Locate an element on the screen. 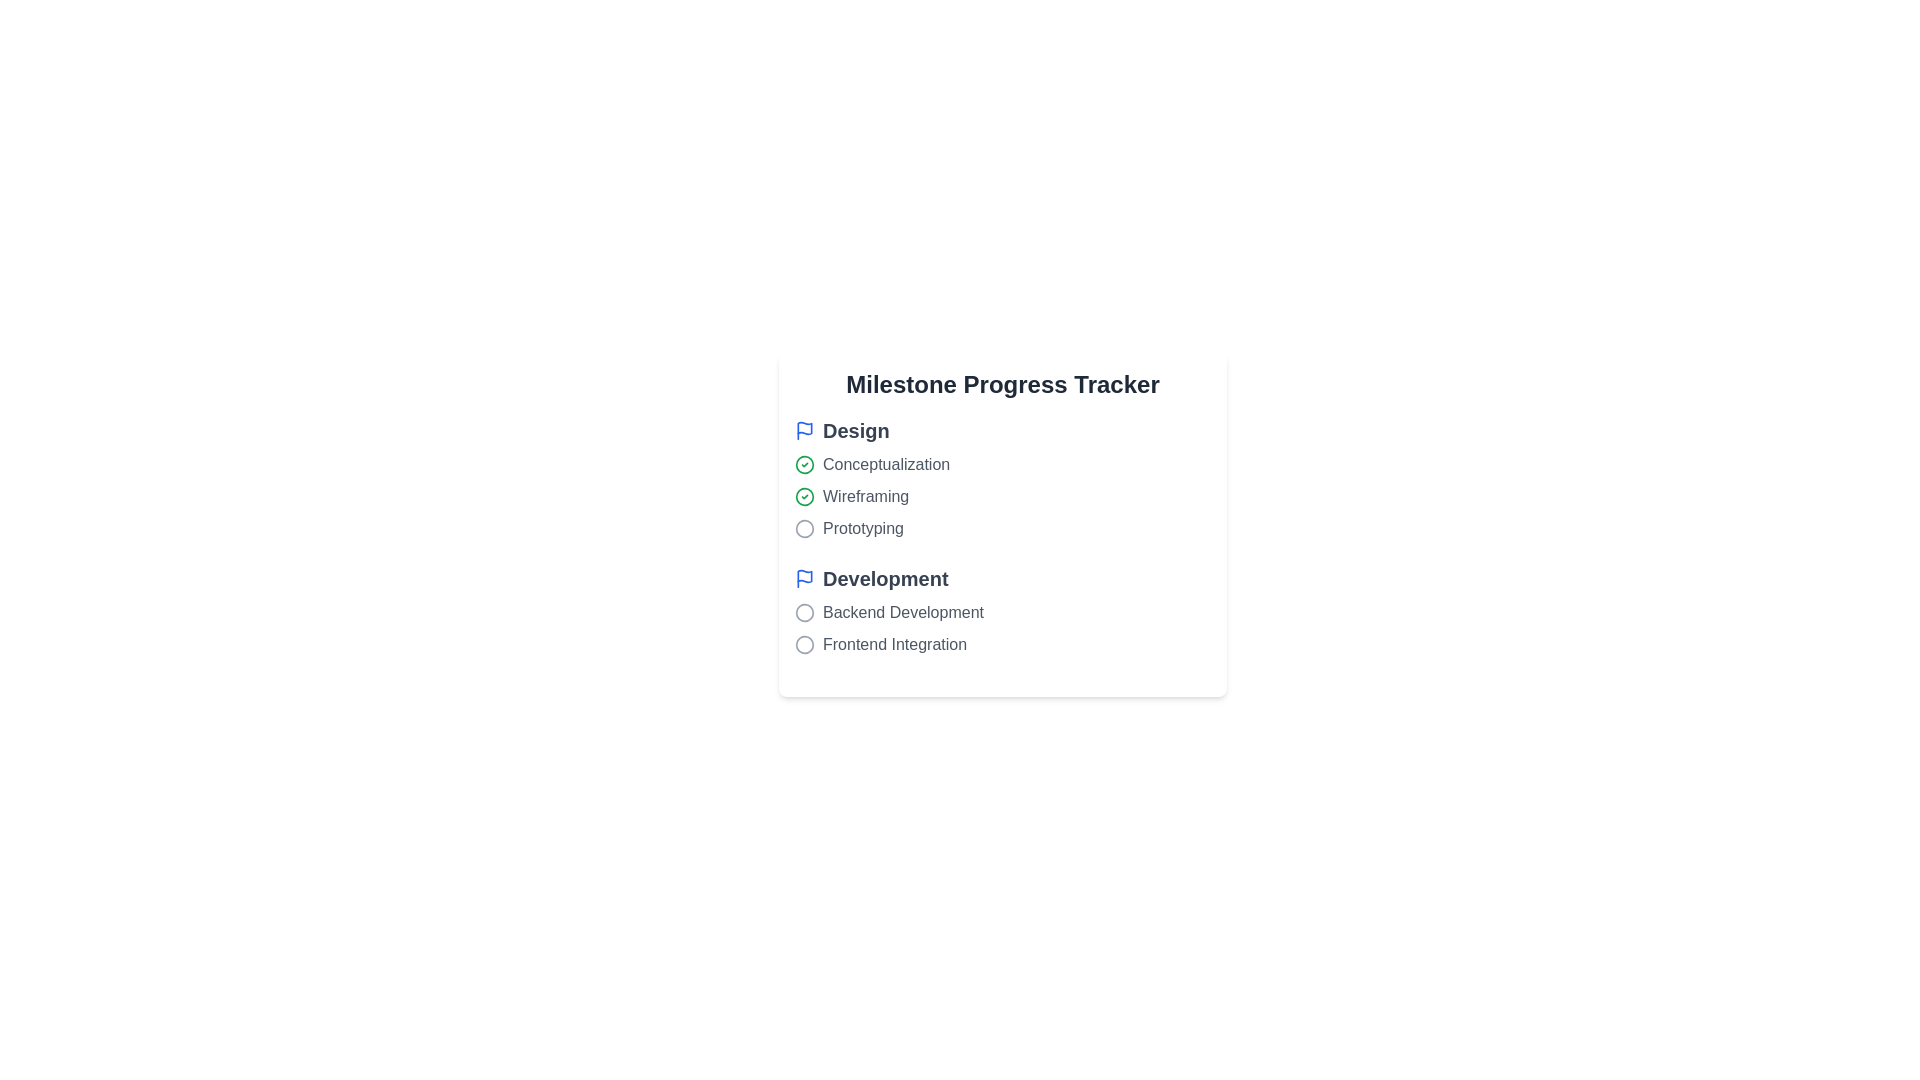 This screenshot has height=1080, width=1920. the second item in the selectable list labeled 'Frontend Integration' under the 'Development' section is located at coordinates (1003, 627).